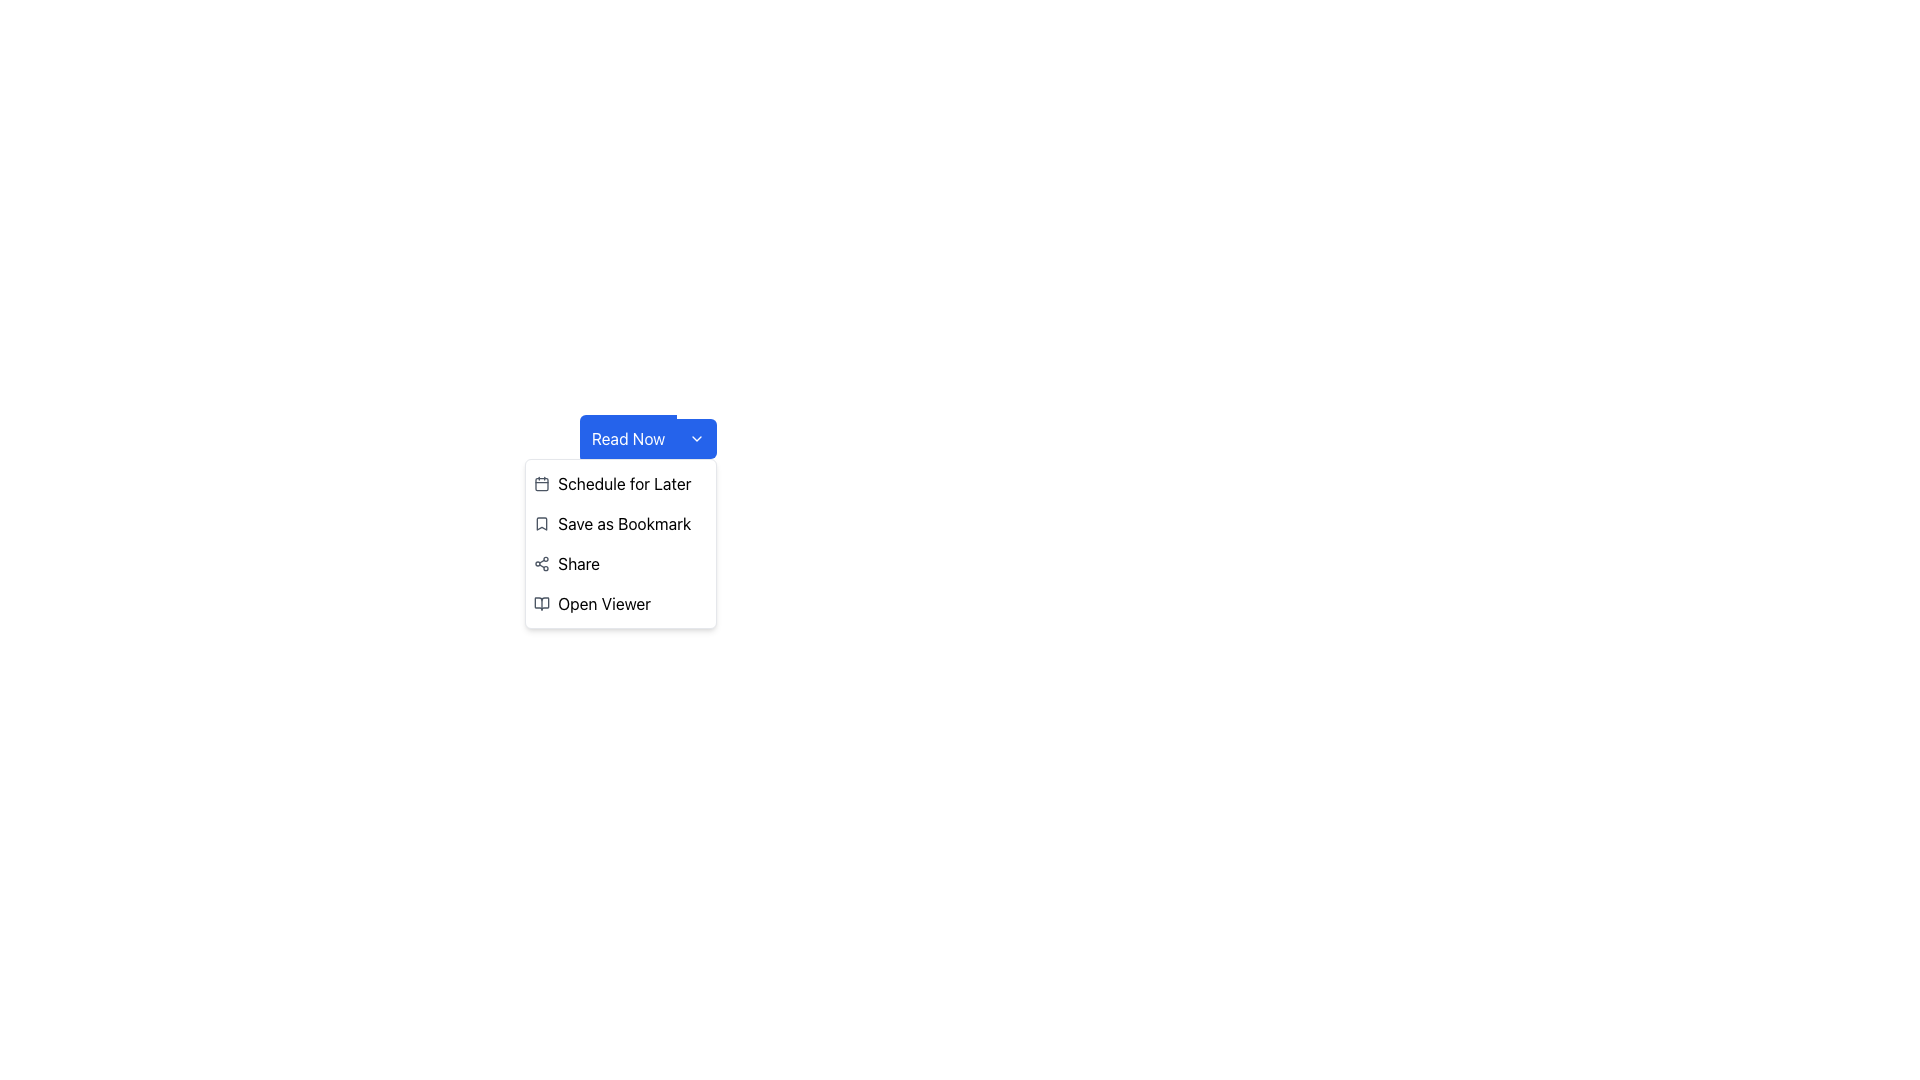 This screenshot has width=1920, height=1080. I want to click on the rectangular graphical component with rounded corners that forms part of the calendar icon, located to the left of the text 'Schedule for Later', so click(542, 484).